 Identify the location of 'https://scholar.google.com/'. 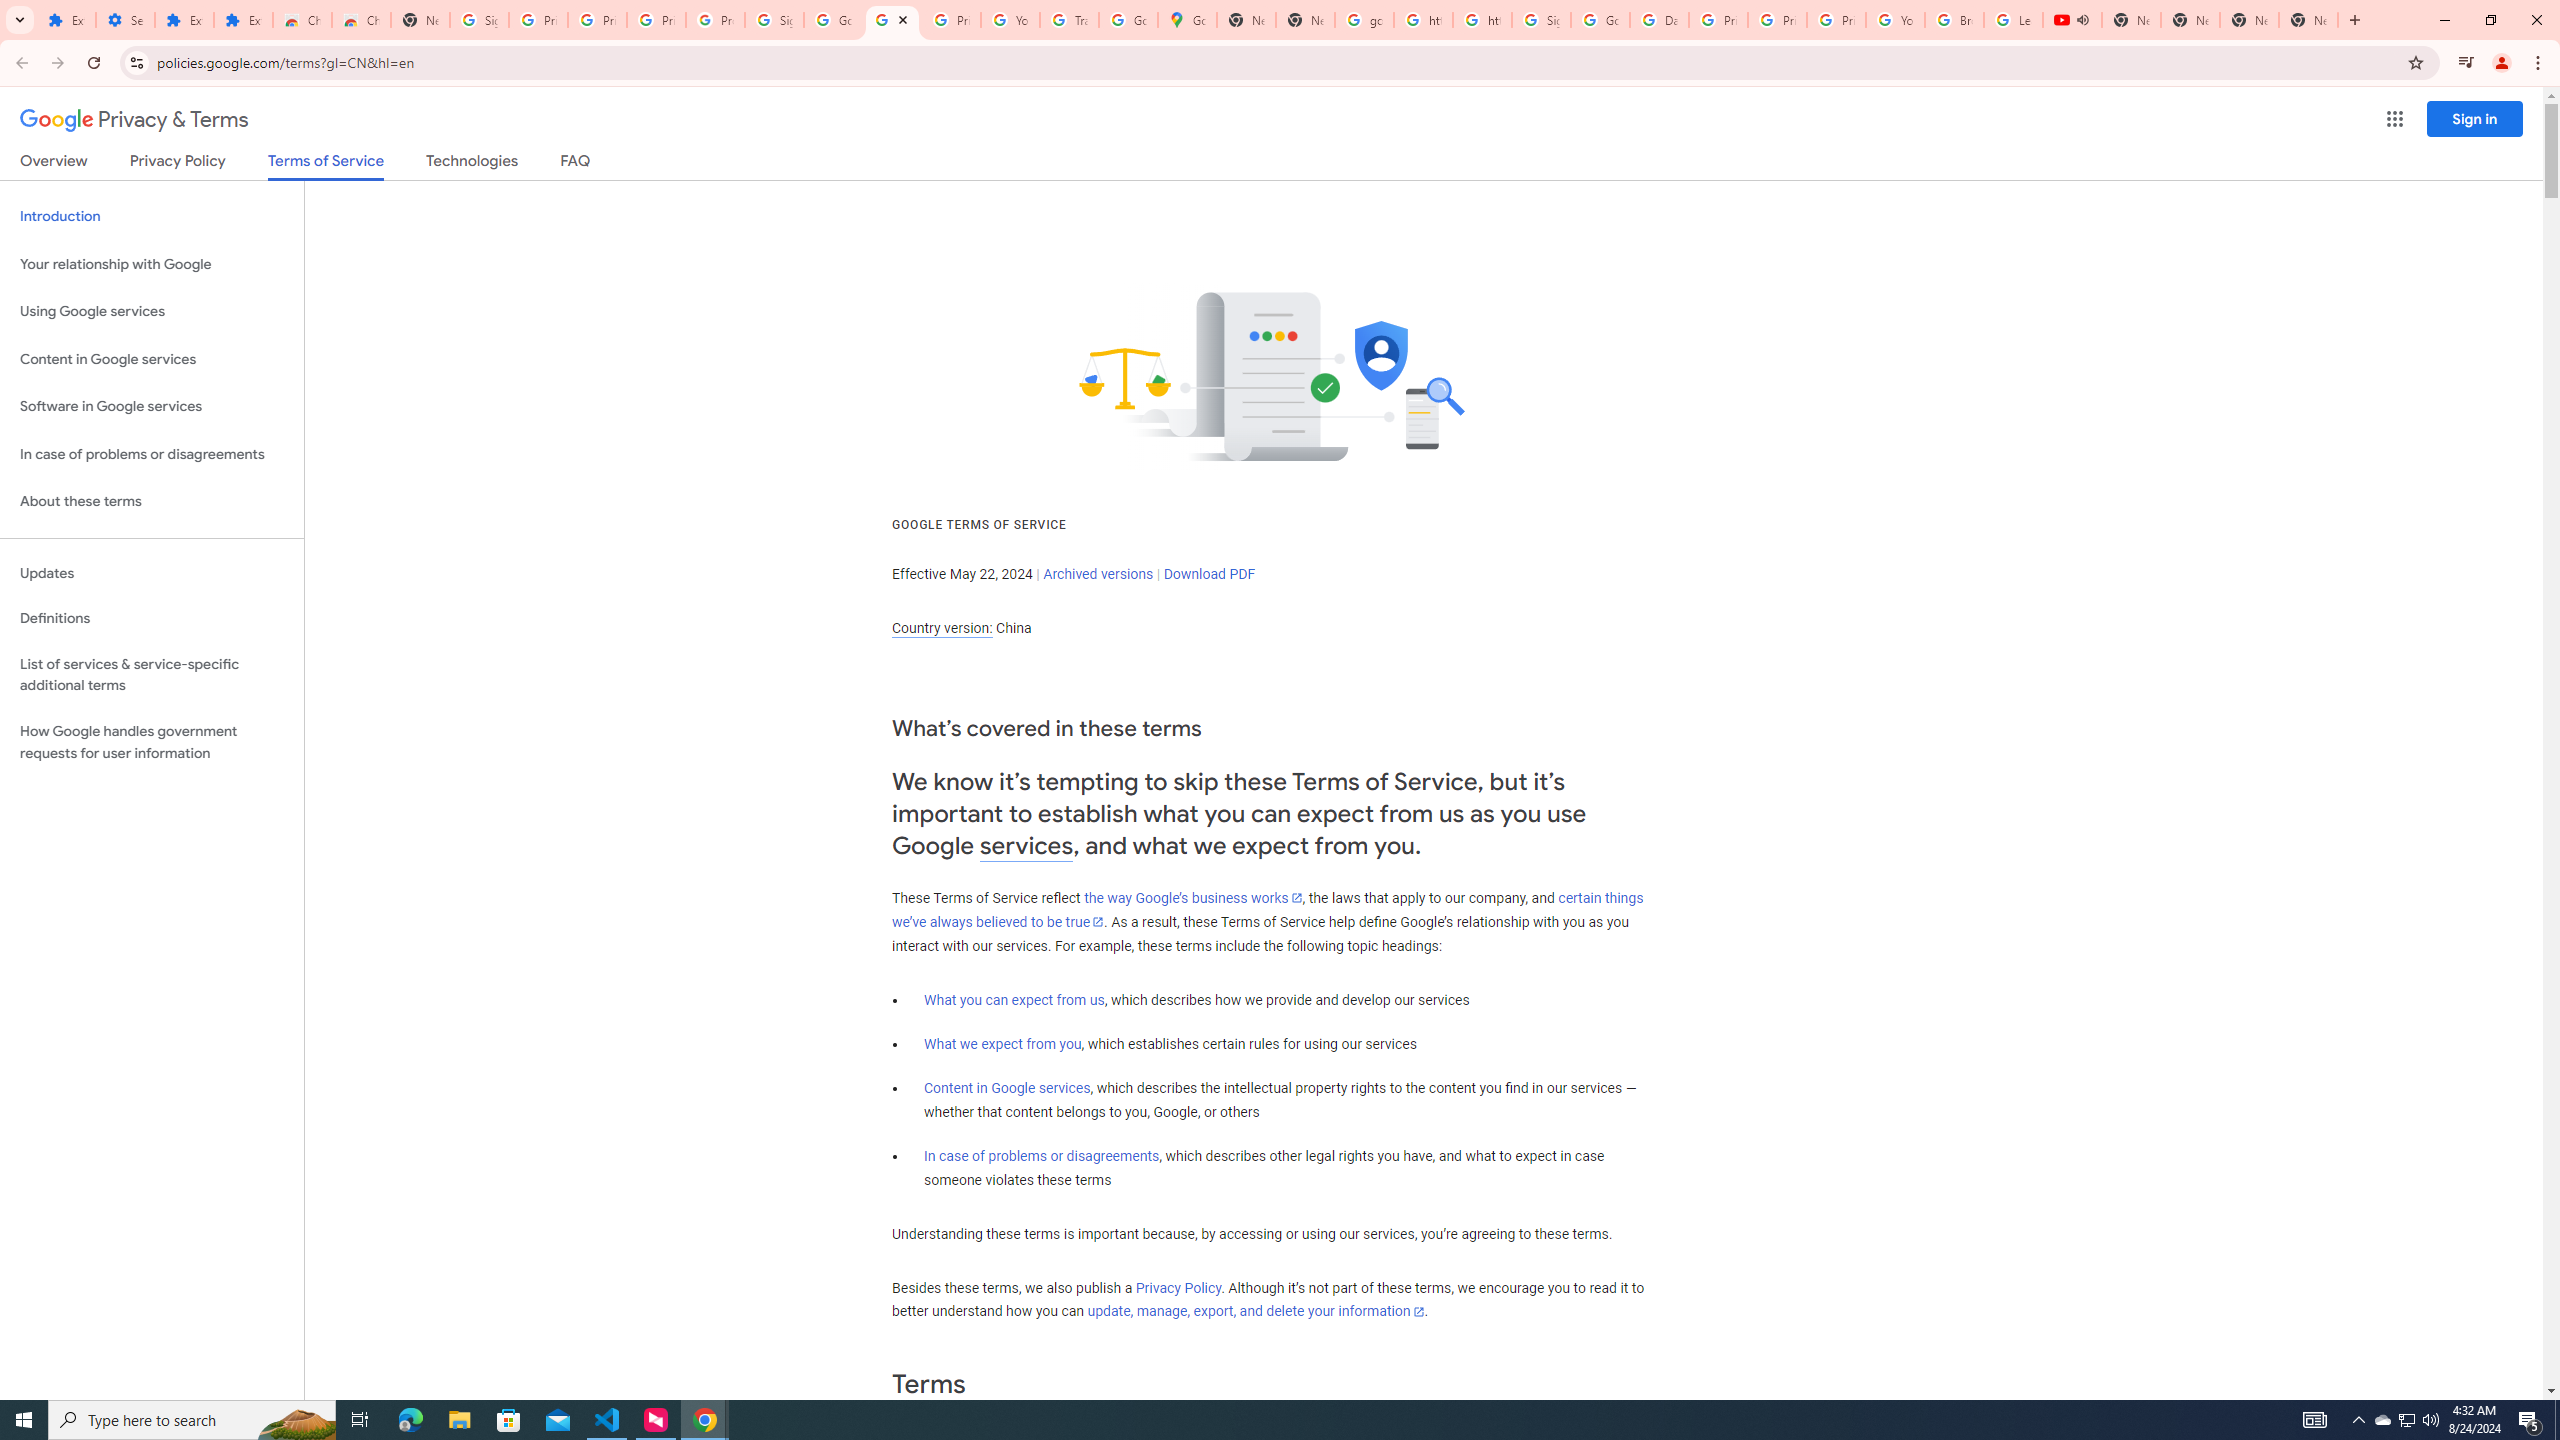
(1422, 19).